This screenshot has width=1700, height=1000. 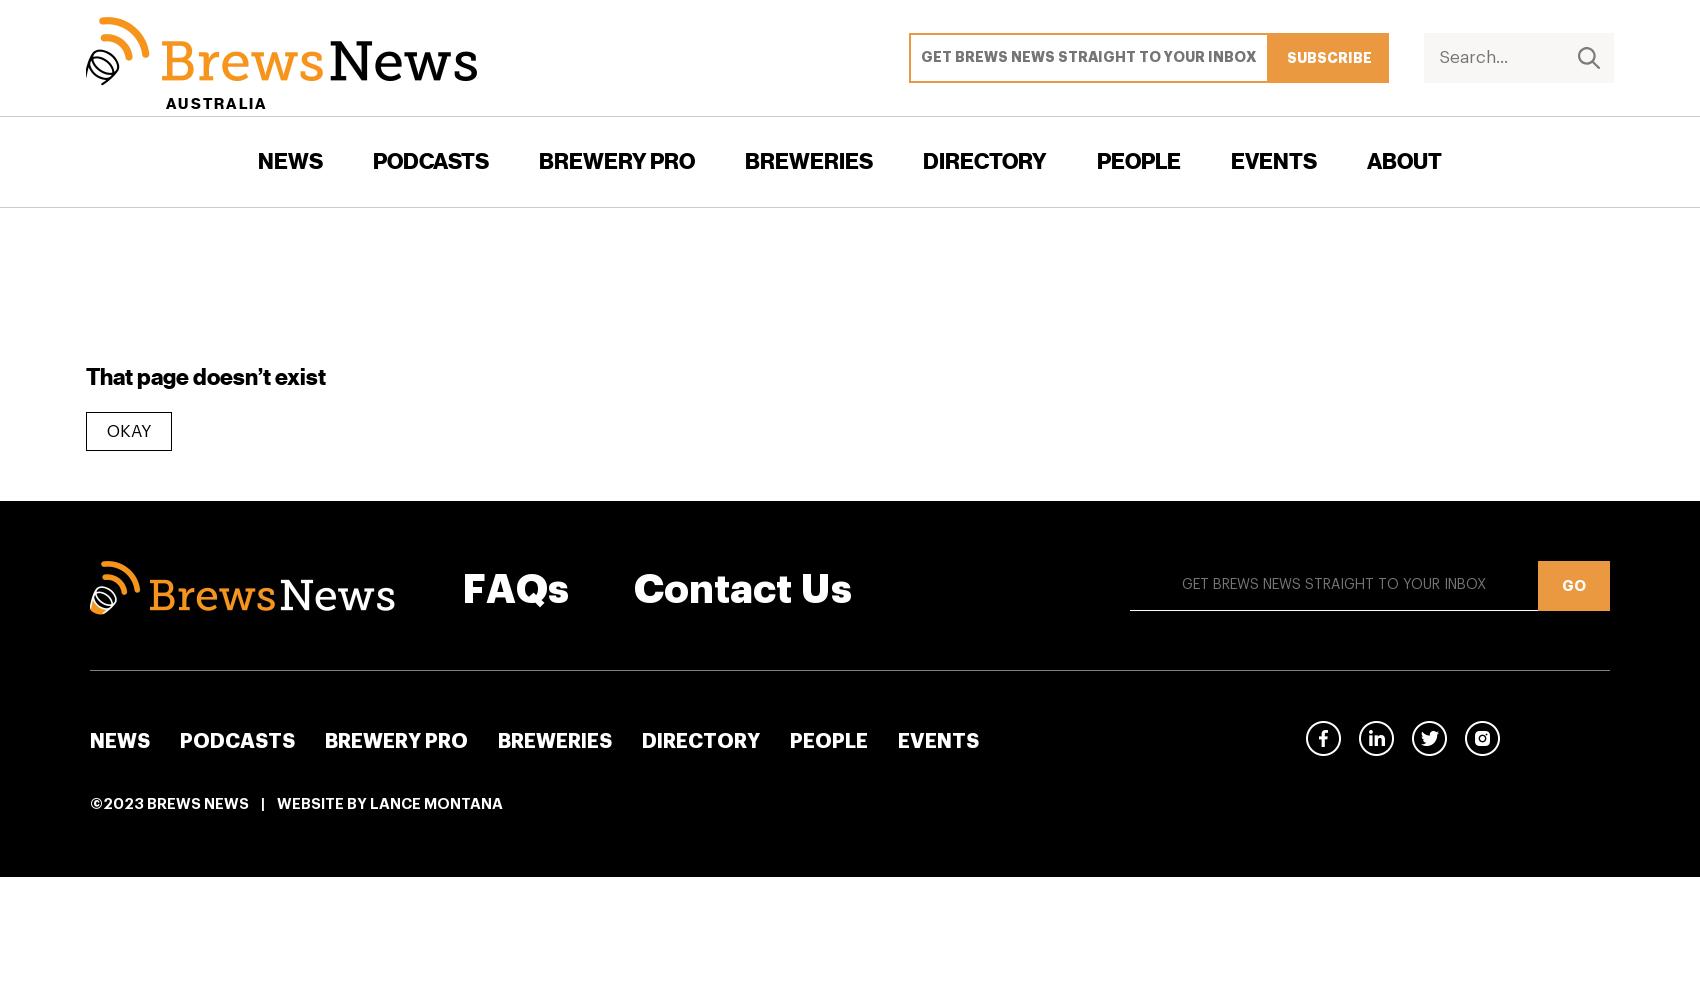 I want to click on 'Instagram', so click(x=1541, y=736).